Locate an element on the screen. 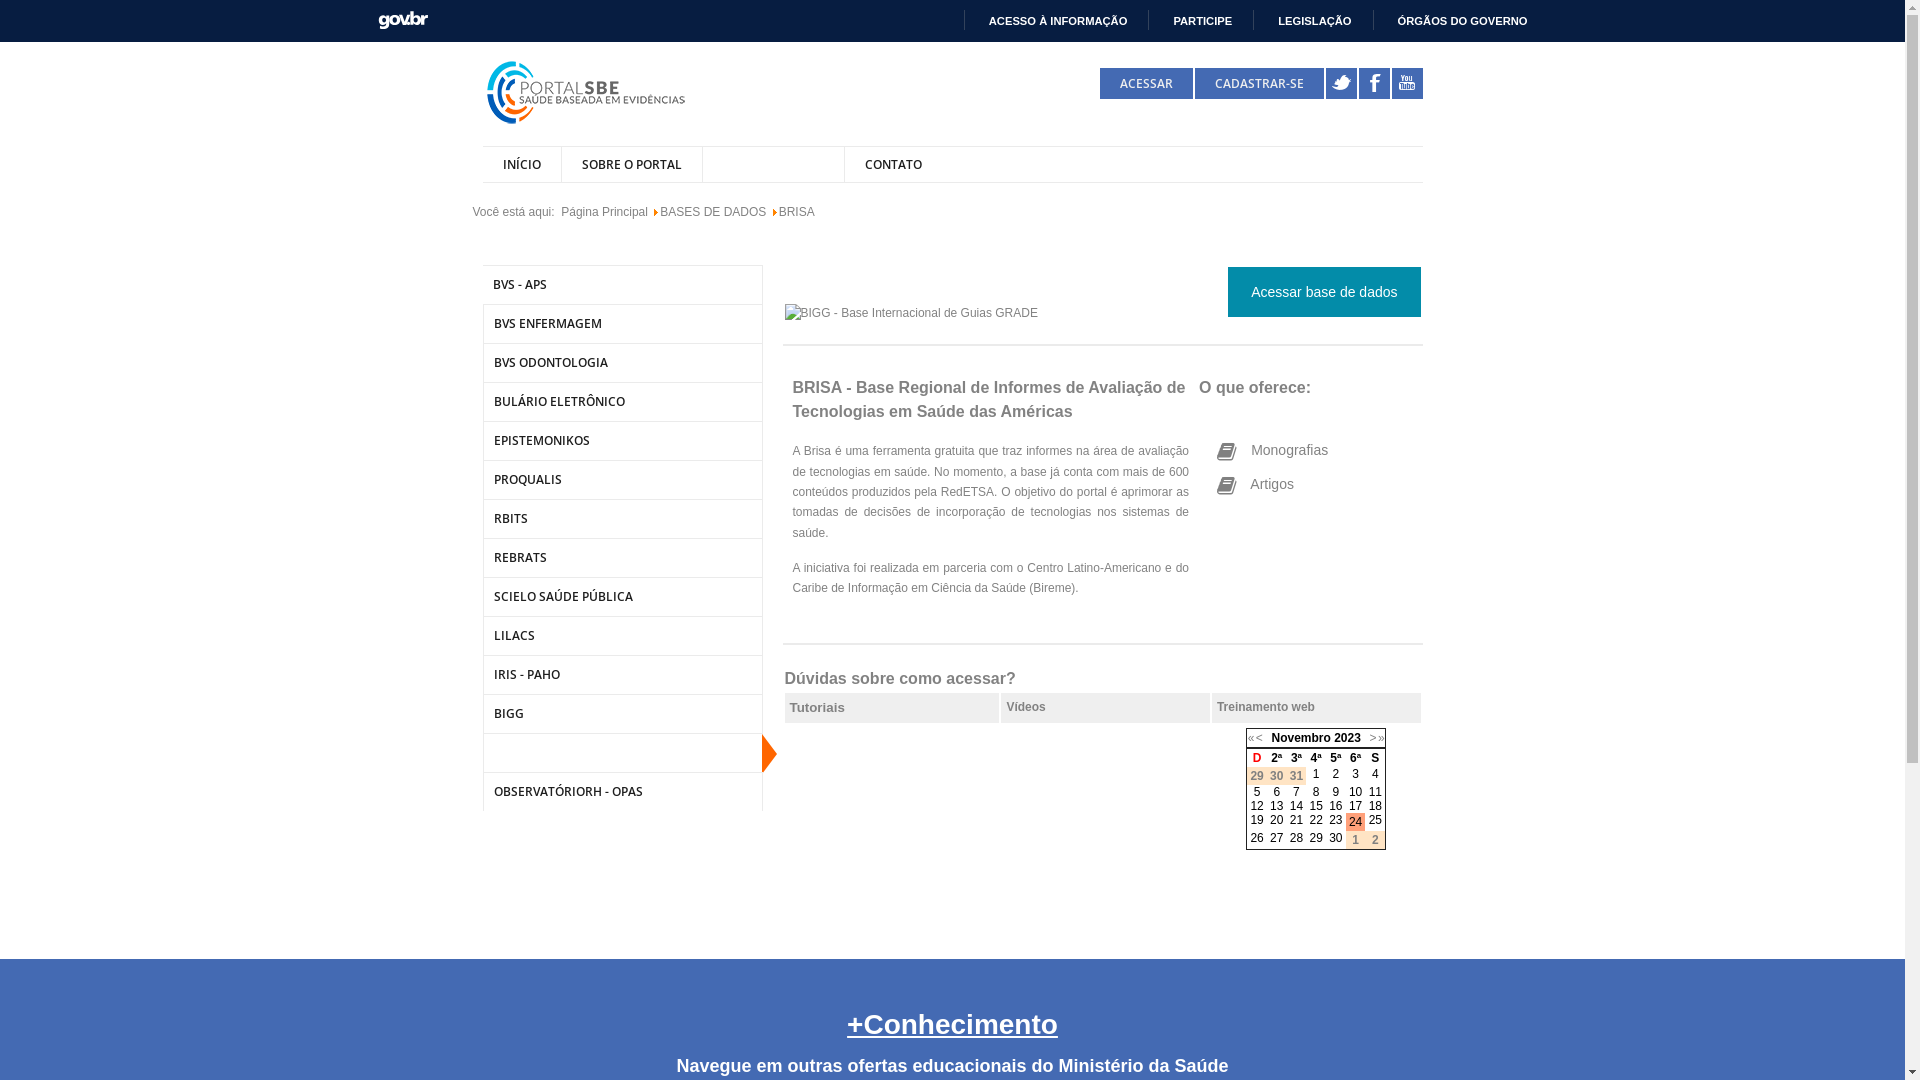 This screenshot has width=1920, height=1080. '13' is located at coordinates (1275, 805).